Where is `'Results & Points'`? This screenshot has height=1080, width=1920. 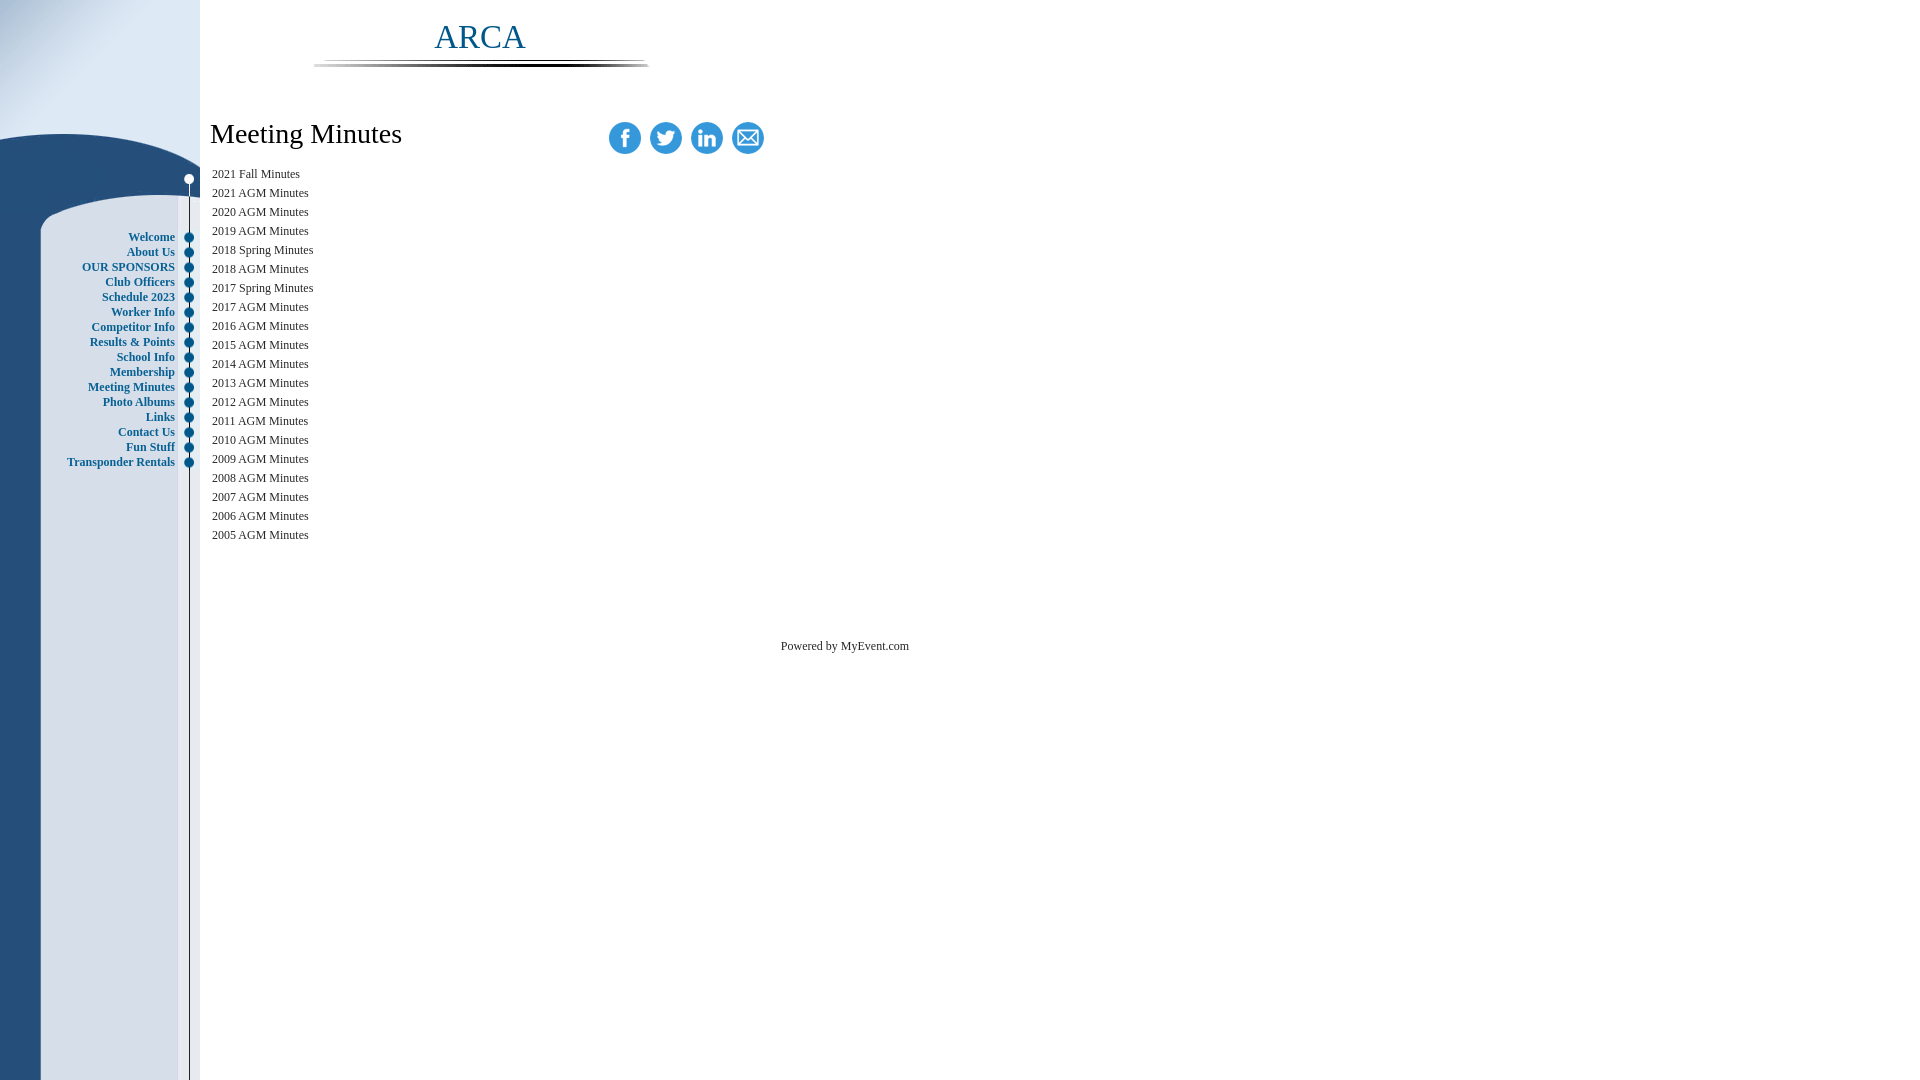
'Results & Points' is located at coordinates (104, 341).